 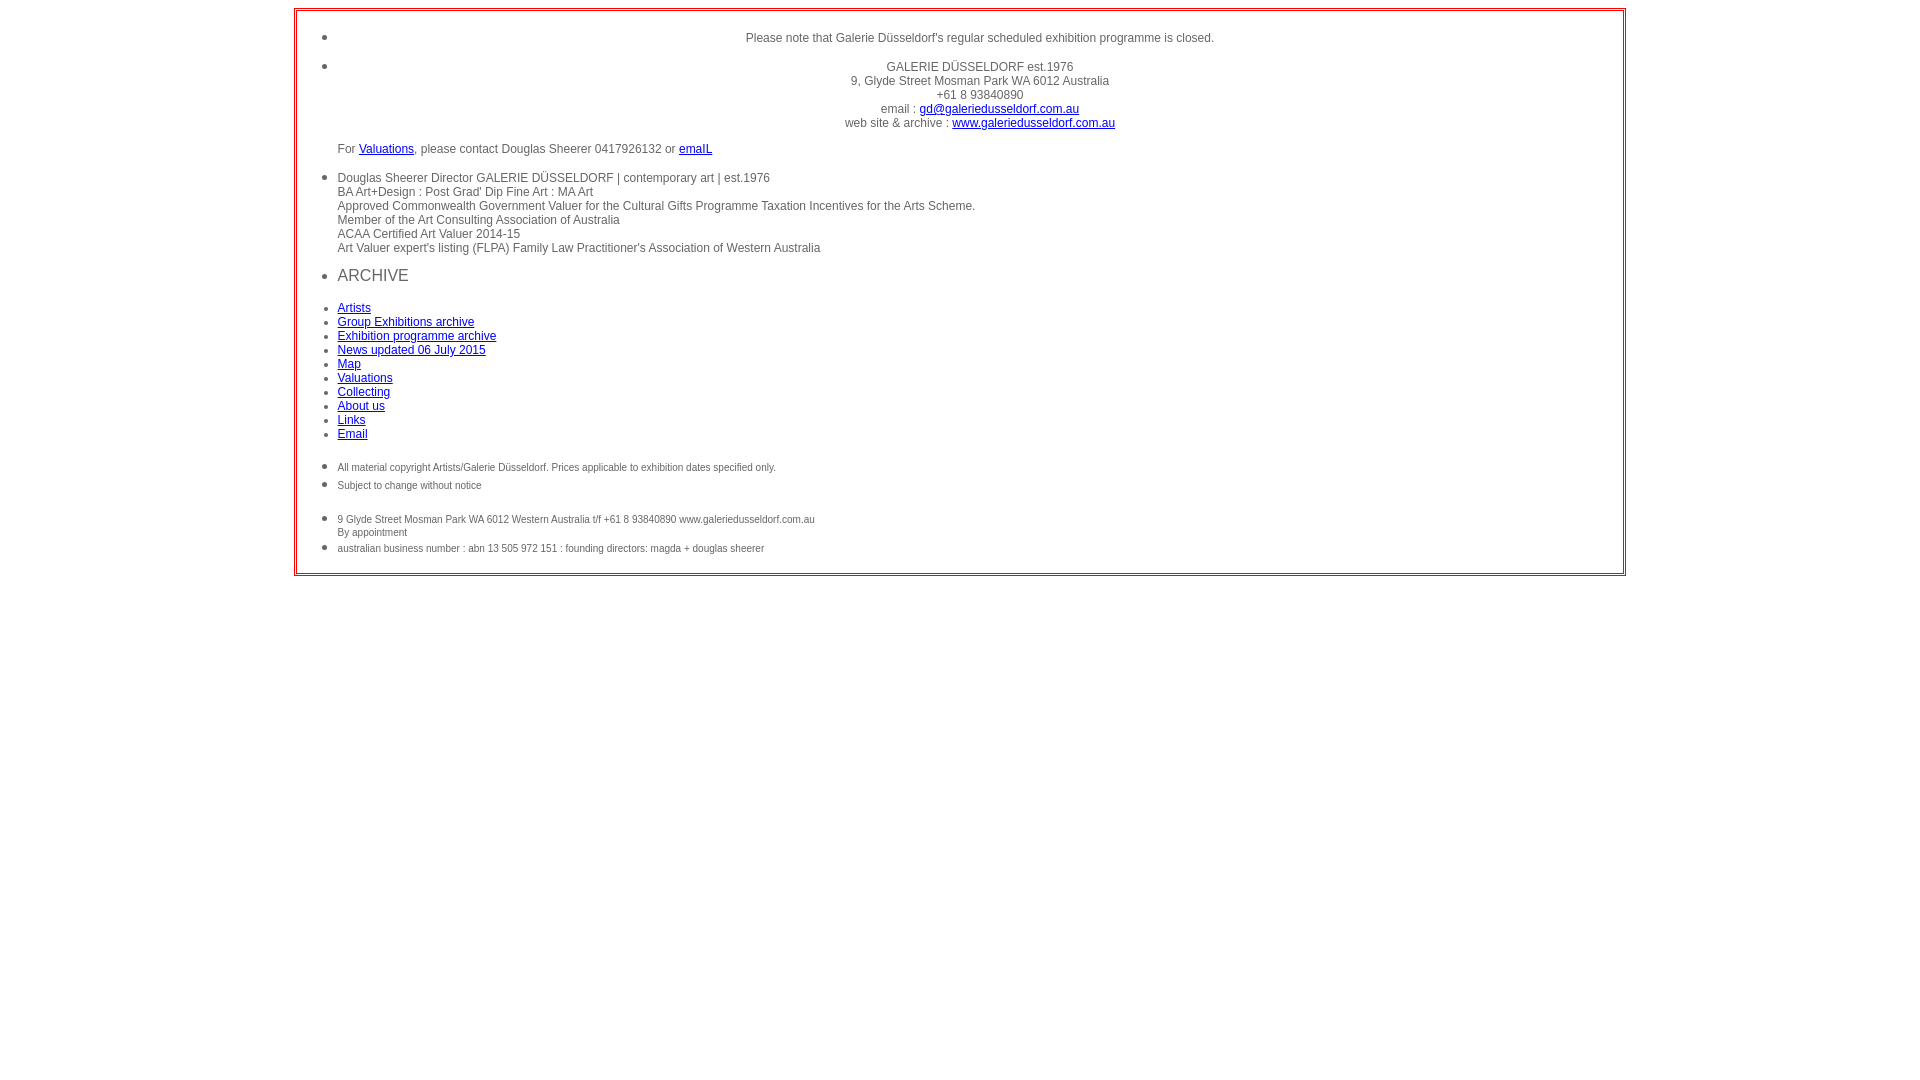 I want to click on 'Collecting', so click(x=364, y=392).